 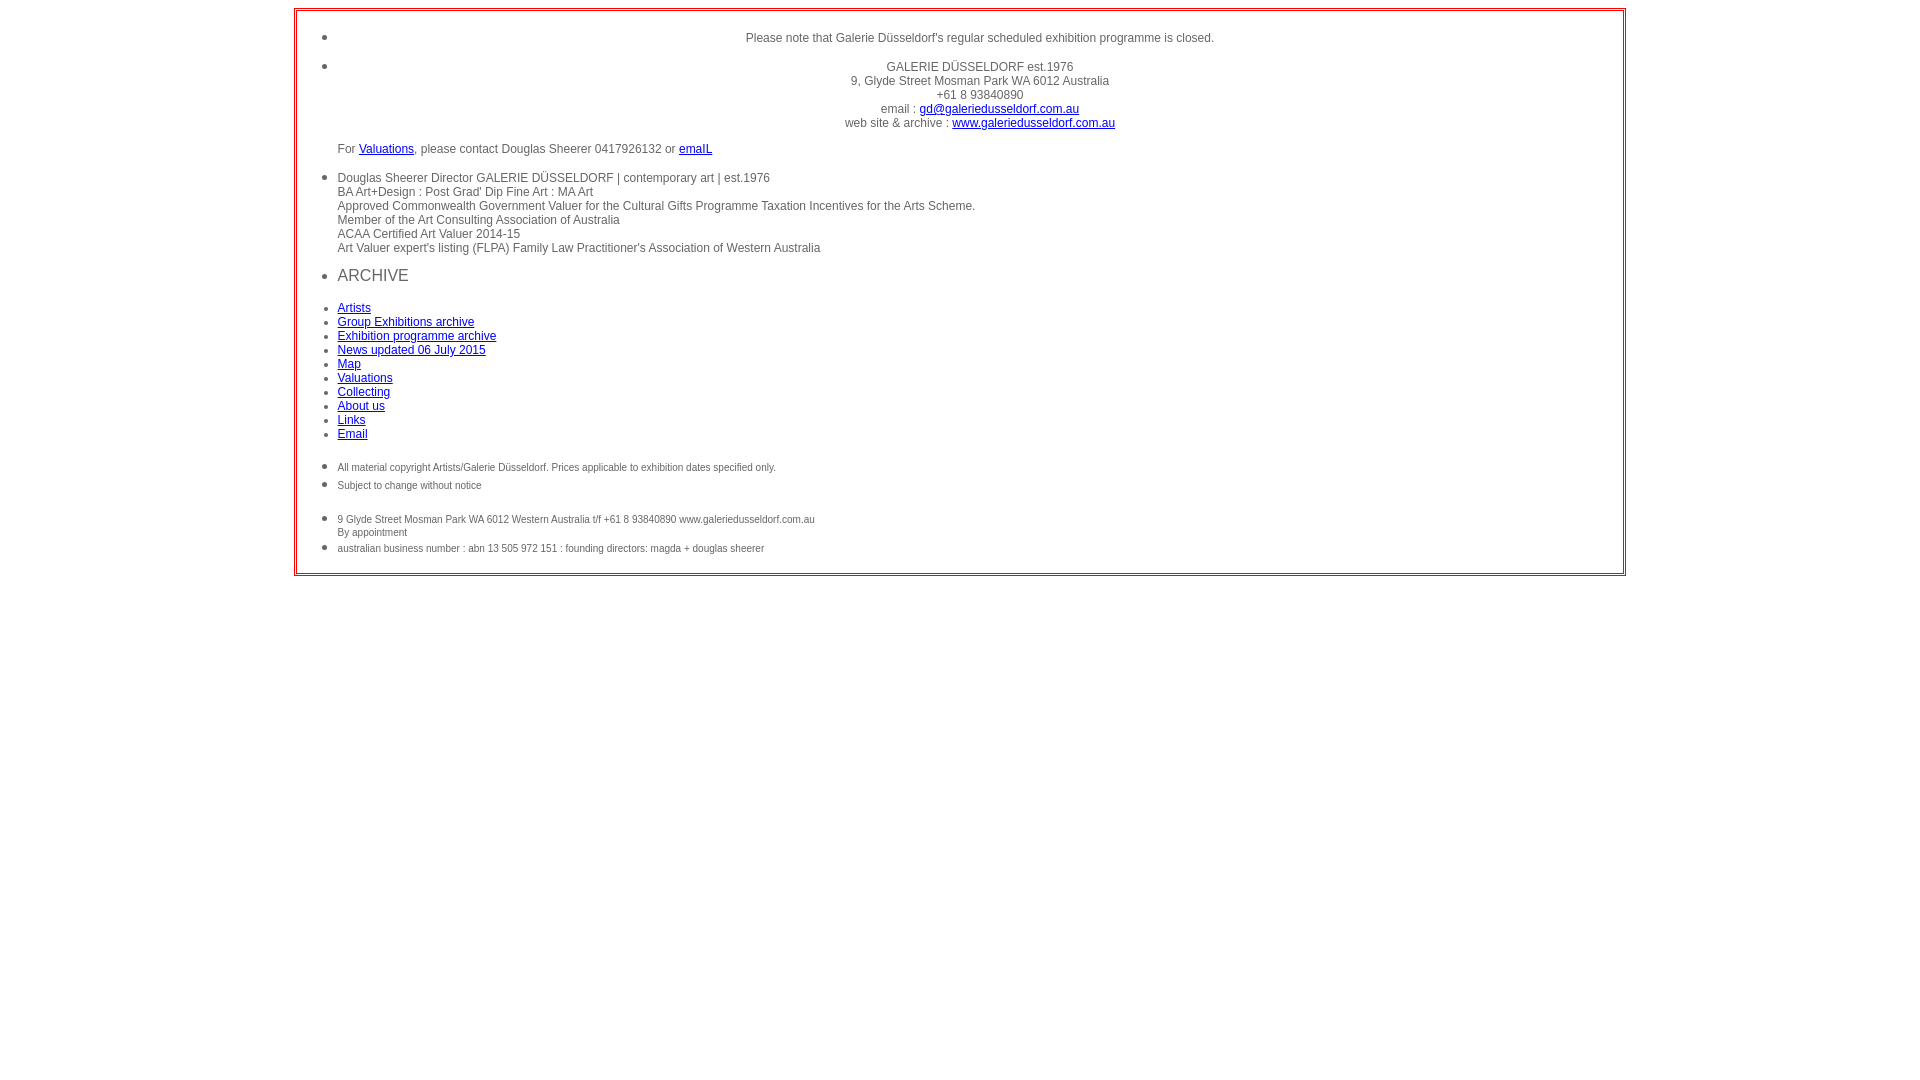 I want to click on 'Collecting', so click(x=364, y=392).